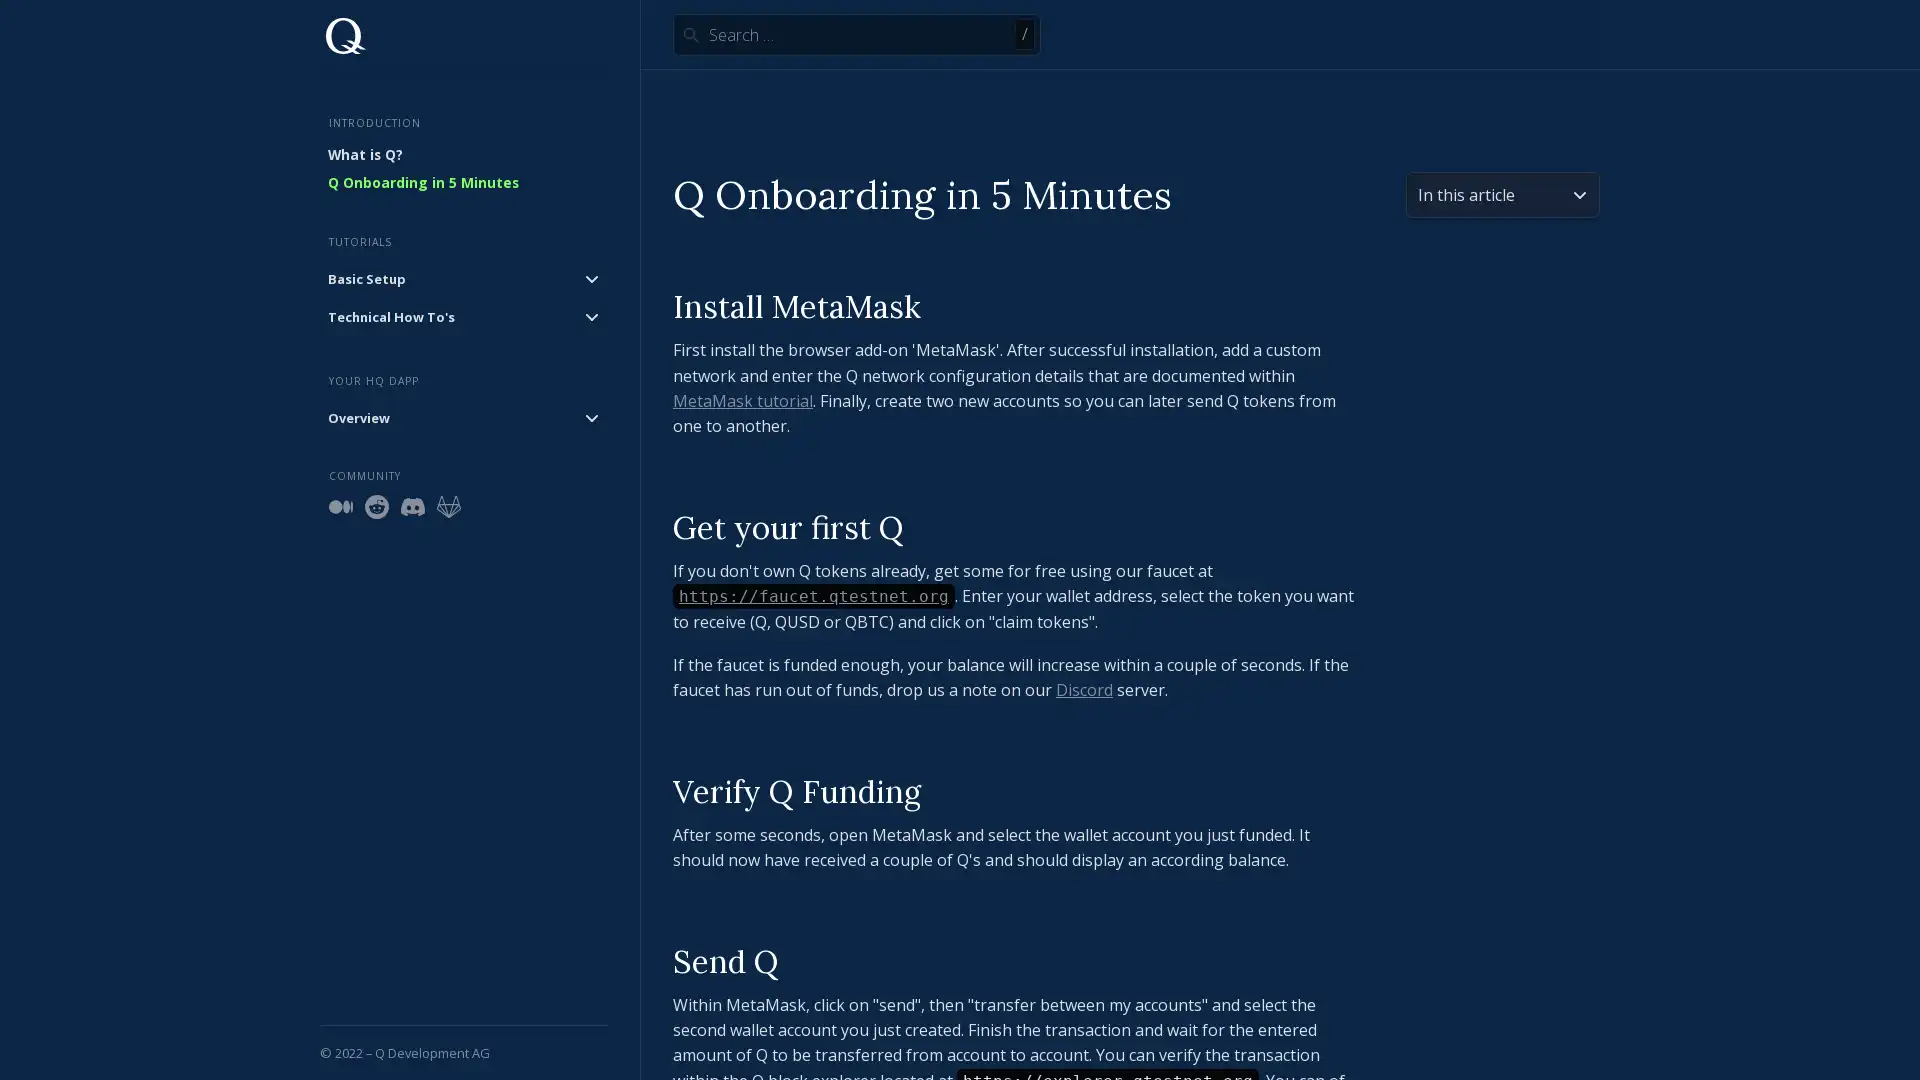  Describe the element at coordinates (463, 315) in the screenshot. I see `Technical How To's` at that location.